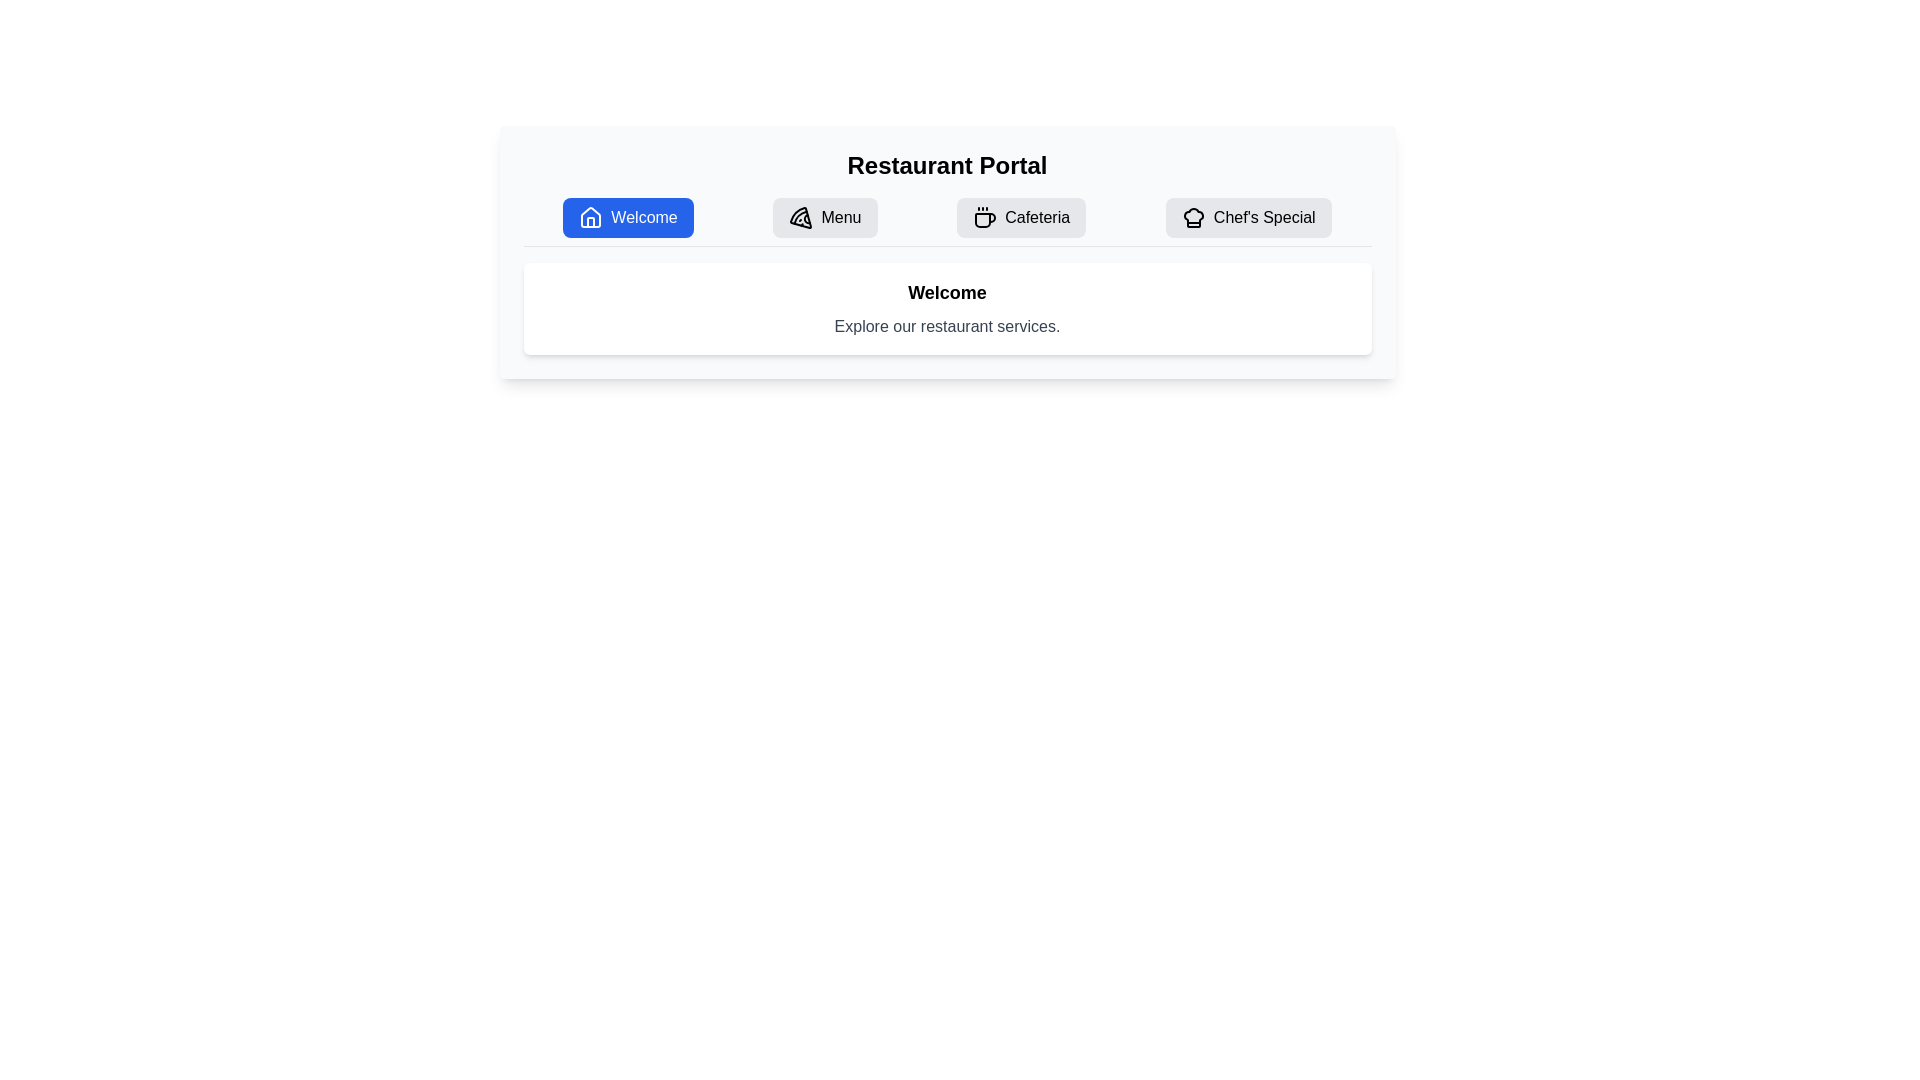 The image size is (1920, 1080). What do you see at coordinates (1021, 218) in the screenshot?
I see `the 'Cafeteria' button, which is a rectangular button with rounded corners and a coffee mug icon` at bounding box center [1021, 218].